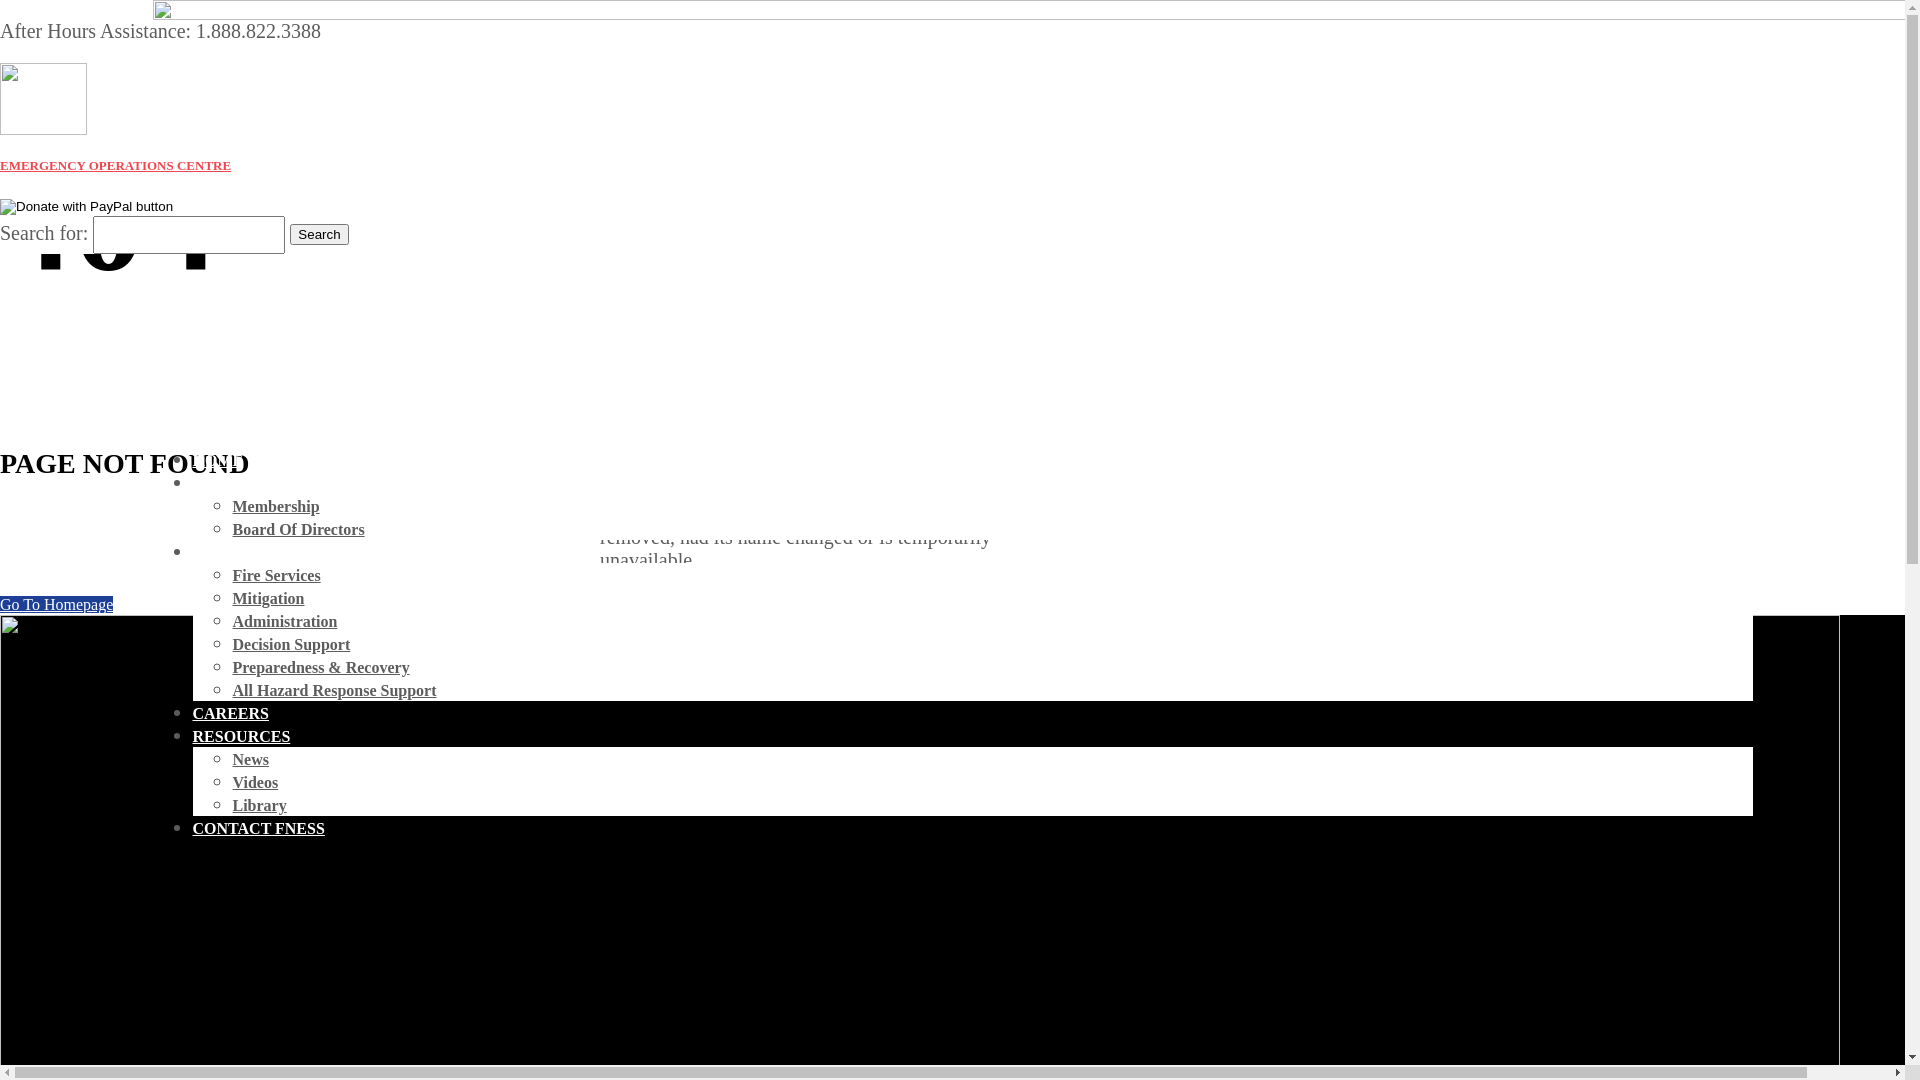 The height and width of the screenshot is (1080, 1920). I want to click on 'PayPal - The safer, easier way to pay online!', so click(0, 207).